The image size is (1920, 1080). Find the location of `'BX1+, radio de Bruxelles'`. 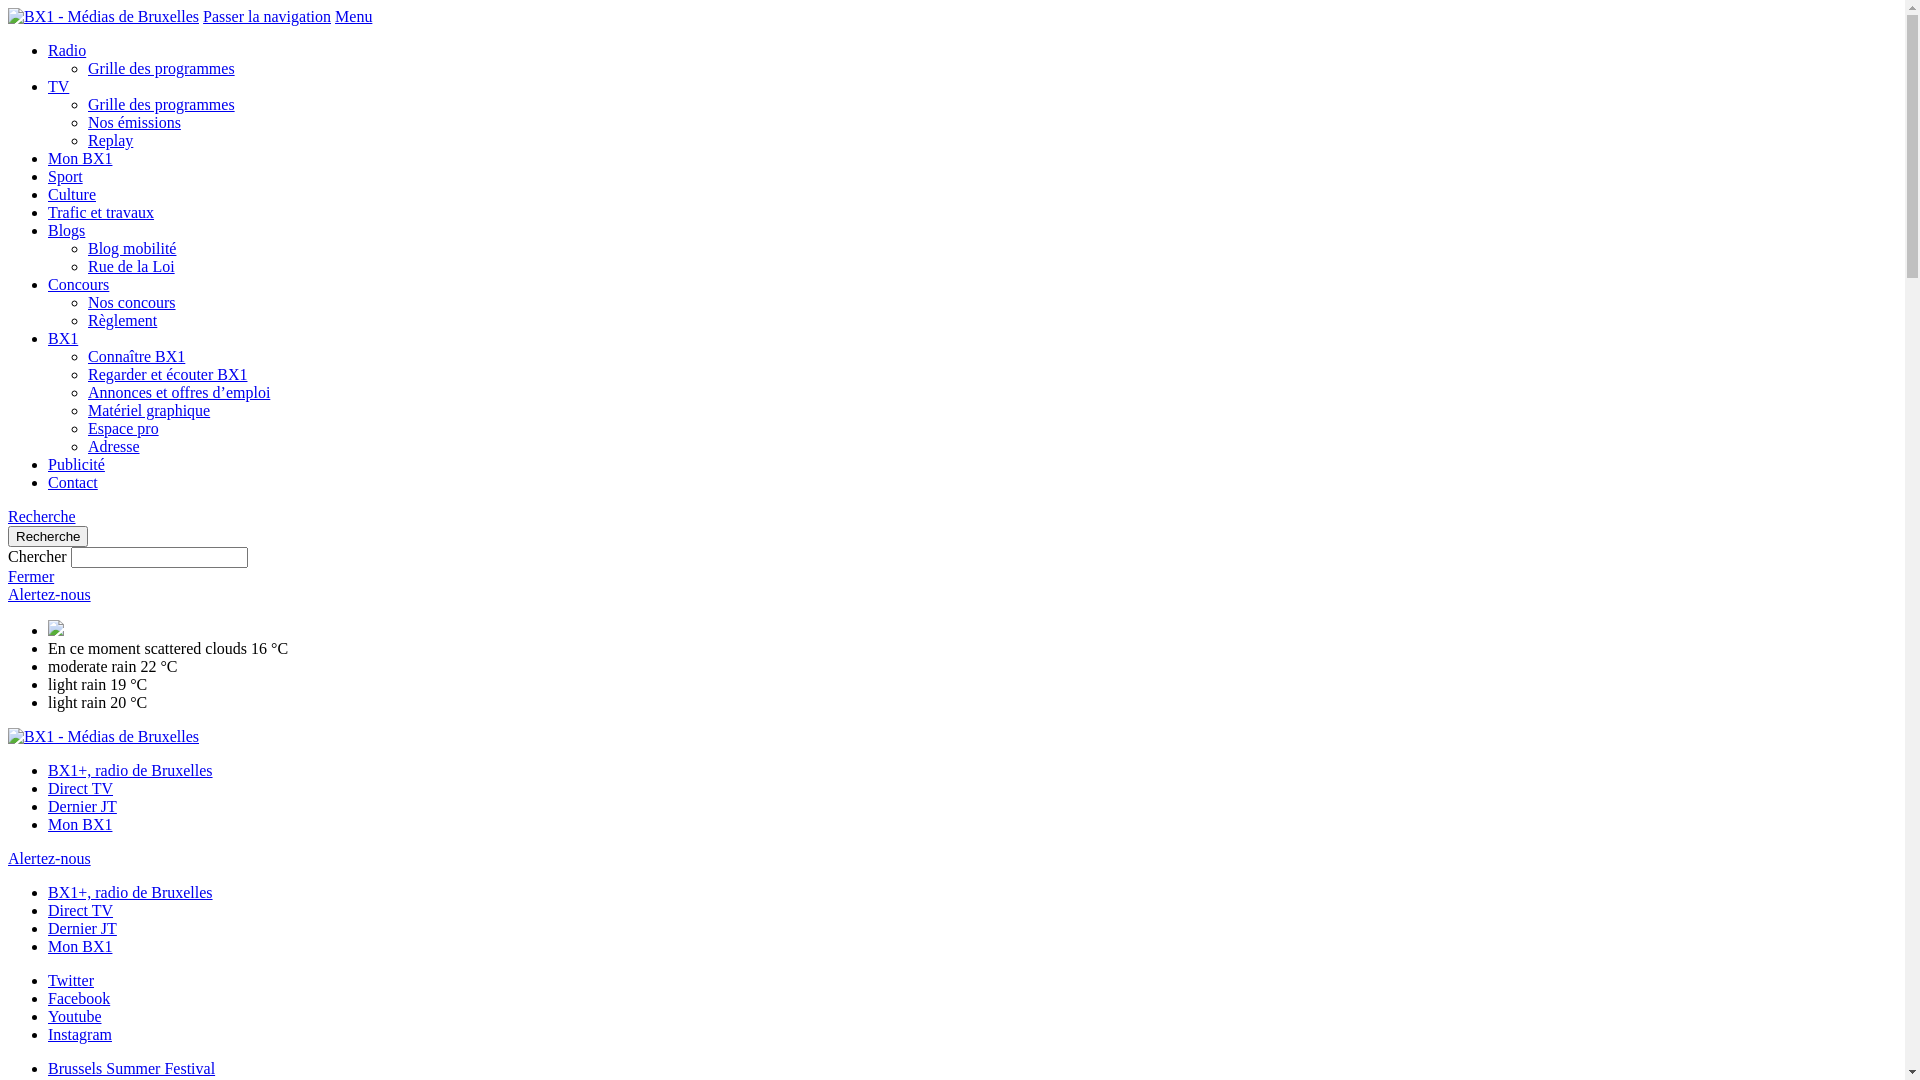

'BX1+, radio de Bruxelles' is located at coordinates (129, 891).